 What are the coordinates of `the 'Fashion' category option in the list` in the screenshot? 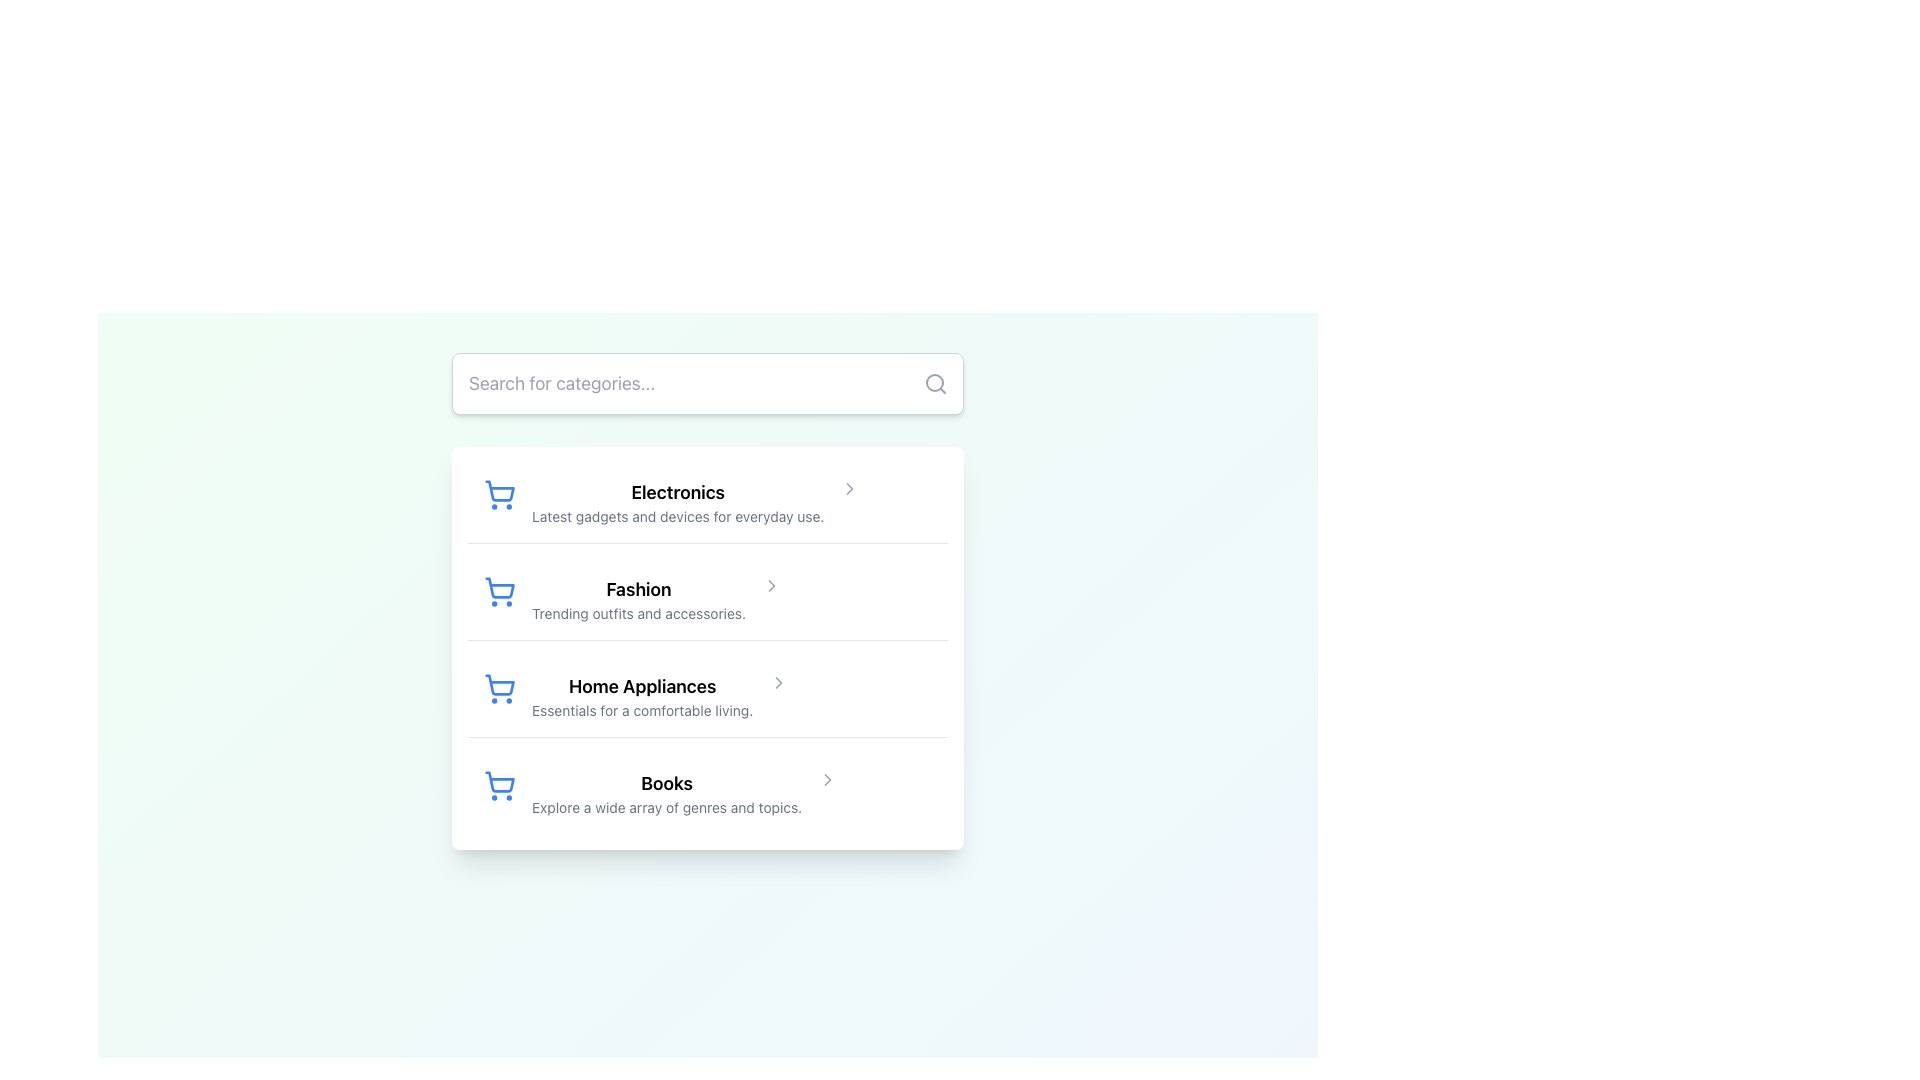 It's located at (708, 600).